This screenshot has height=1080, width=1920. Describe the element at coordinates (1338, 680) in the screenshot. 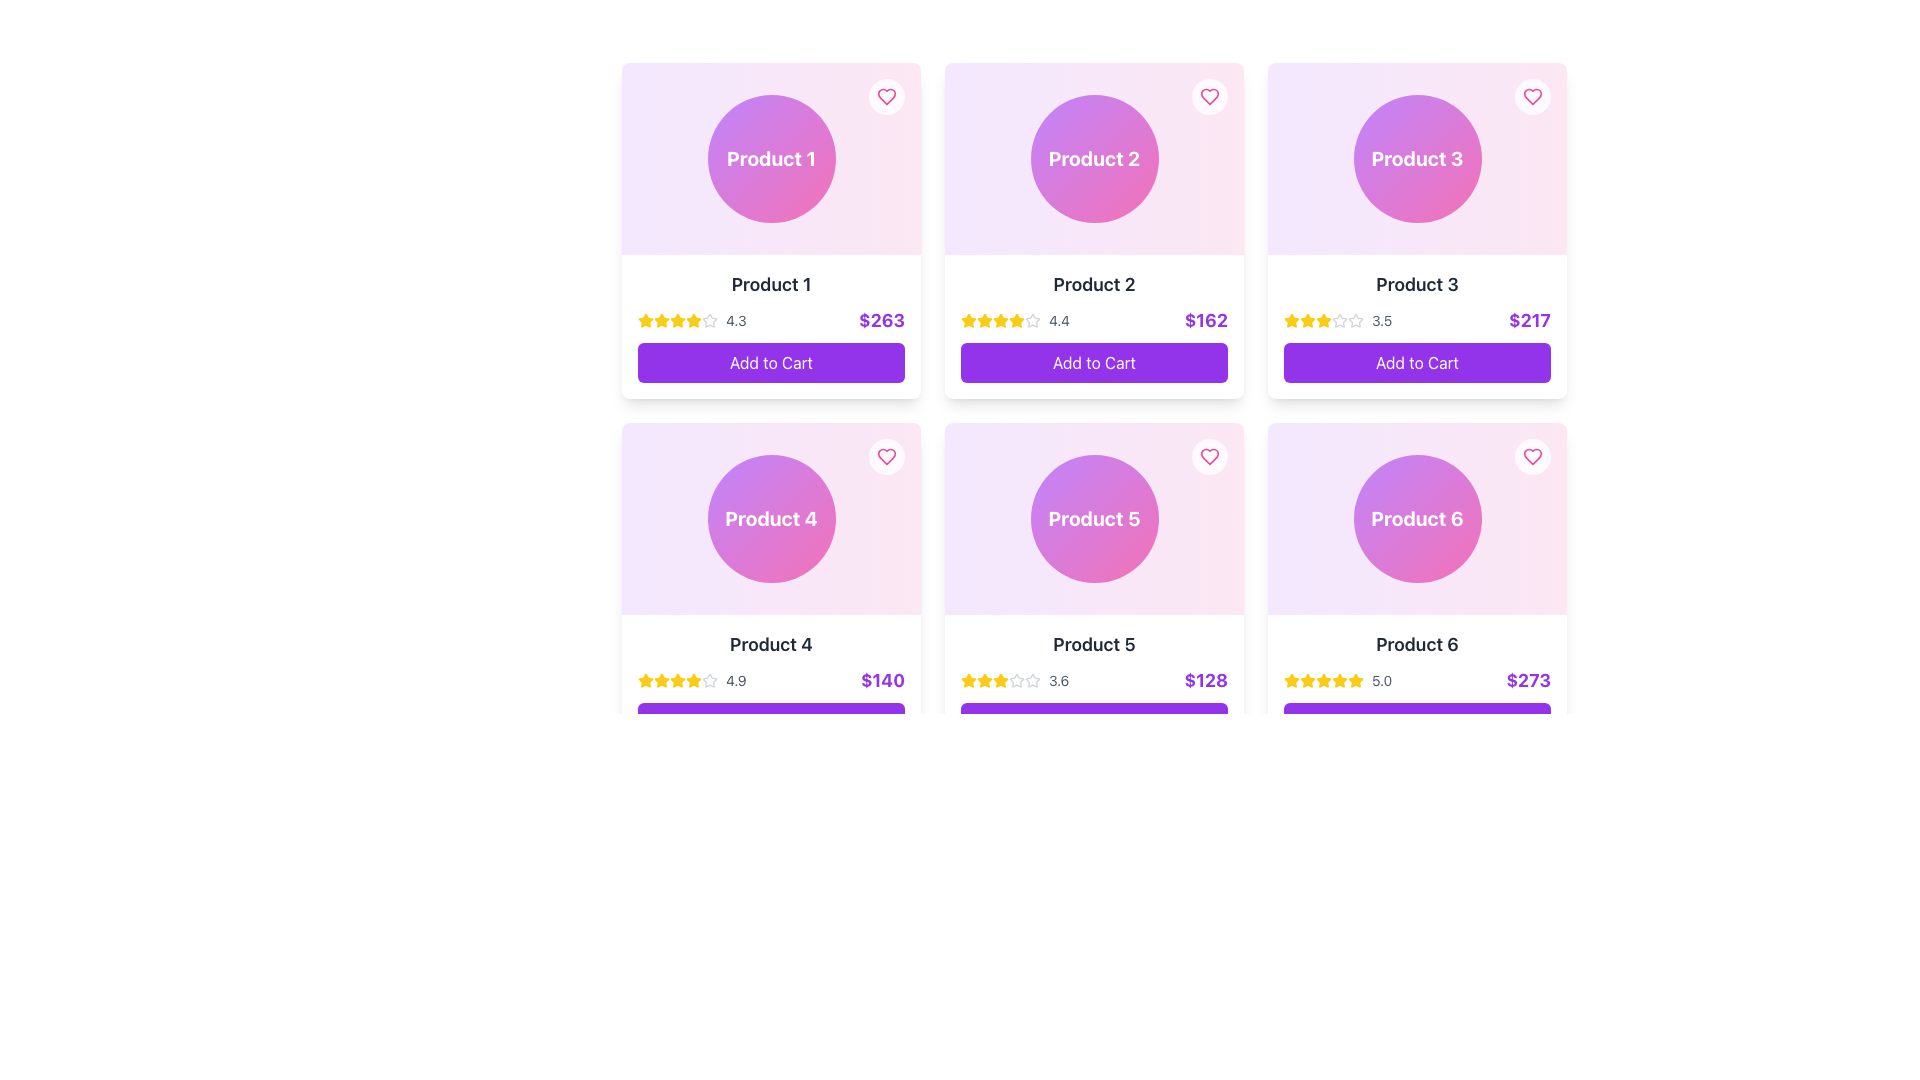

I see `the stars in the Rating Display of 'Product 6' to indicate interest` at that location.